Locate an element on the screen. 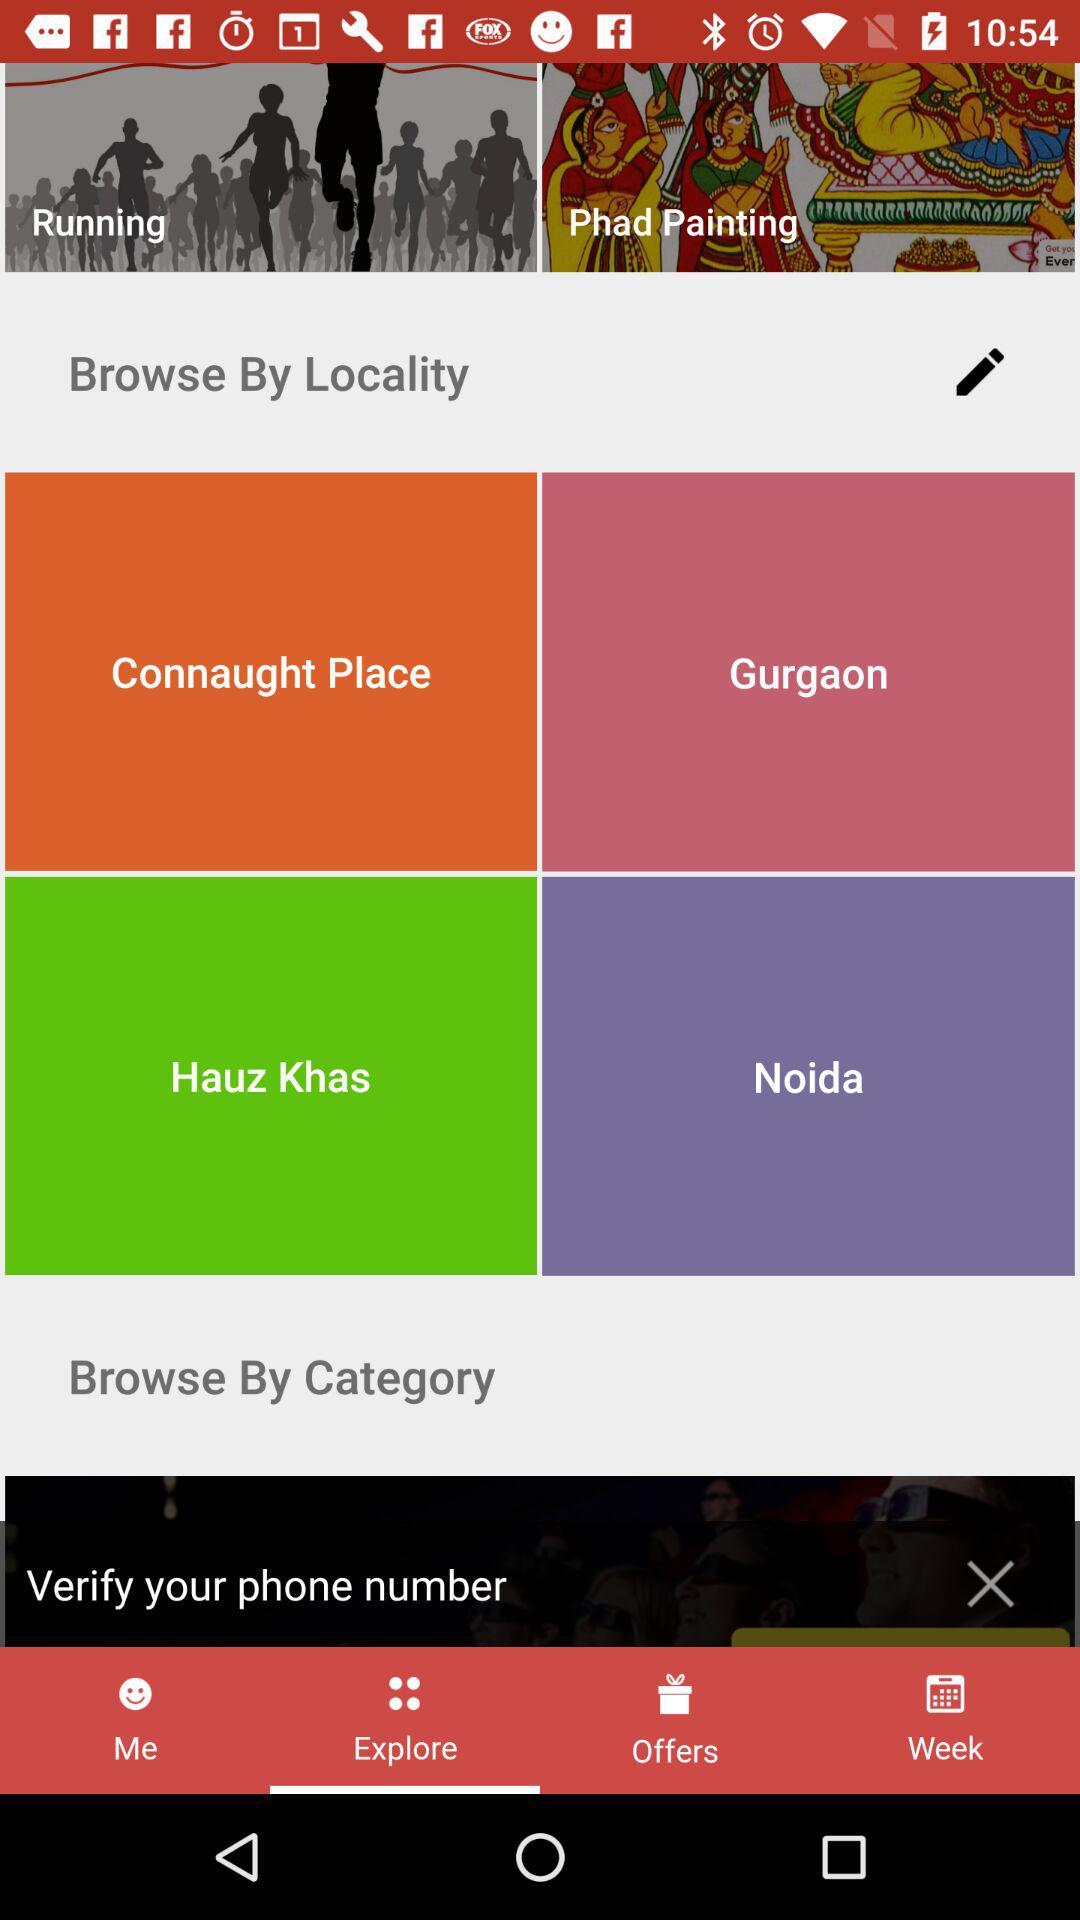 The width and height of the screenshot is (1080, 1920). the item to the right of the offers icon is located at coordinates (945, 1719).